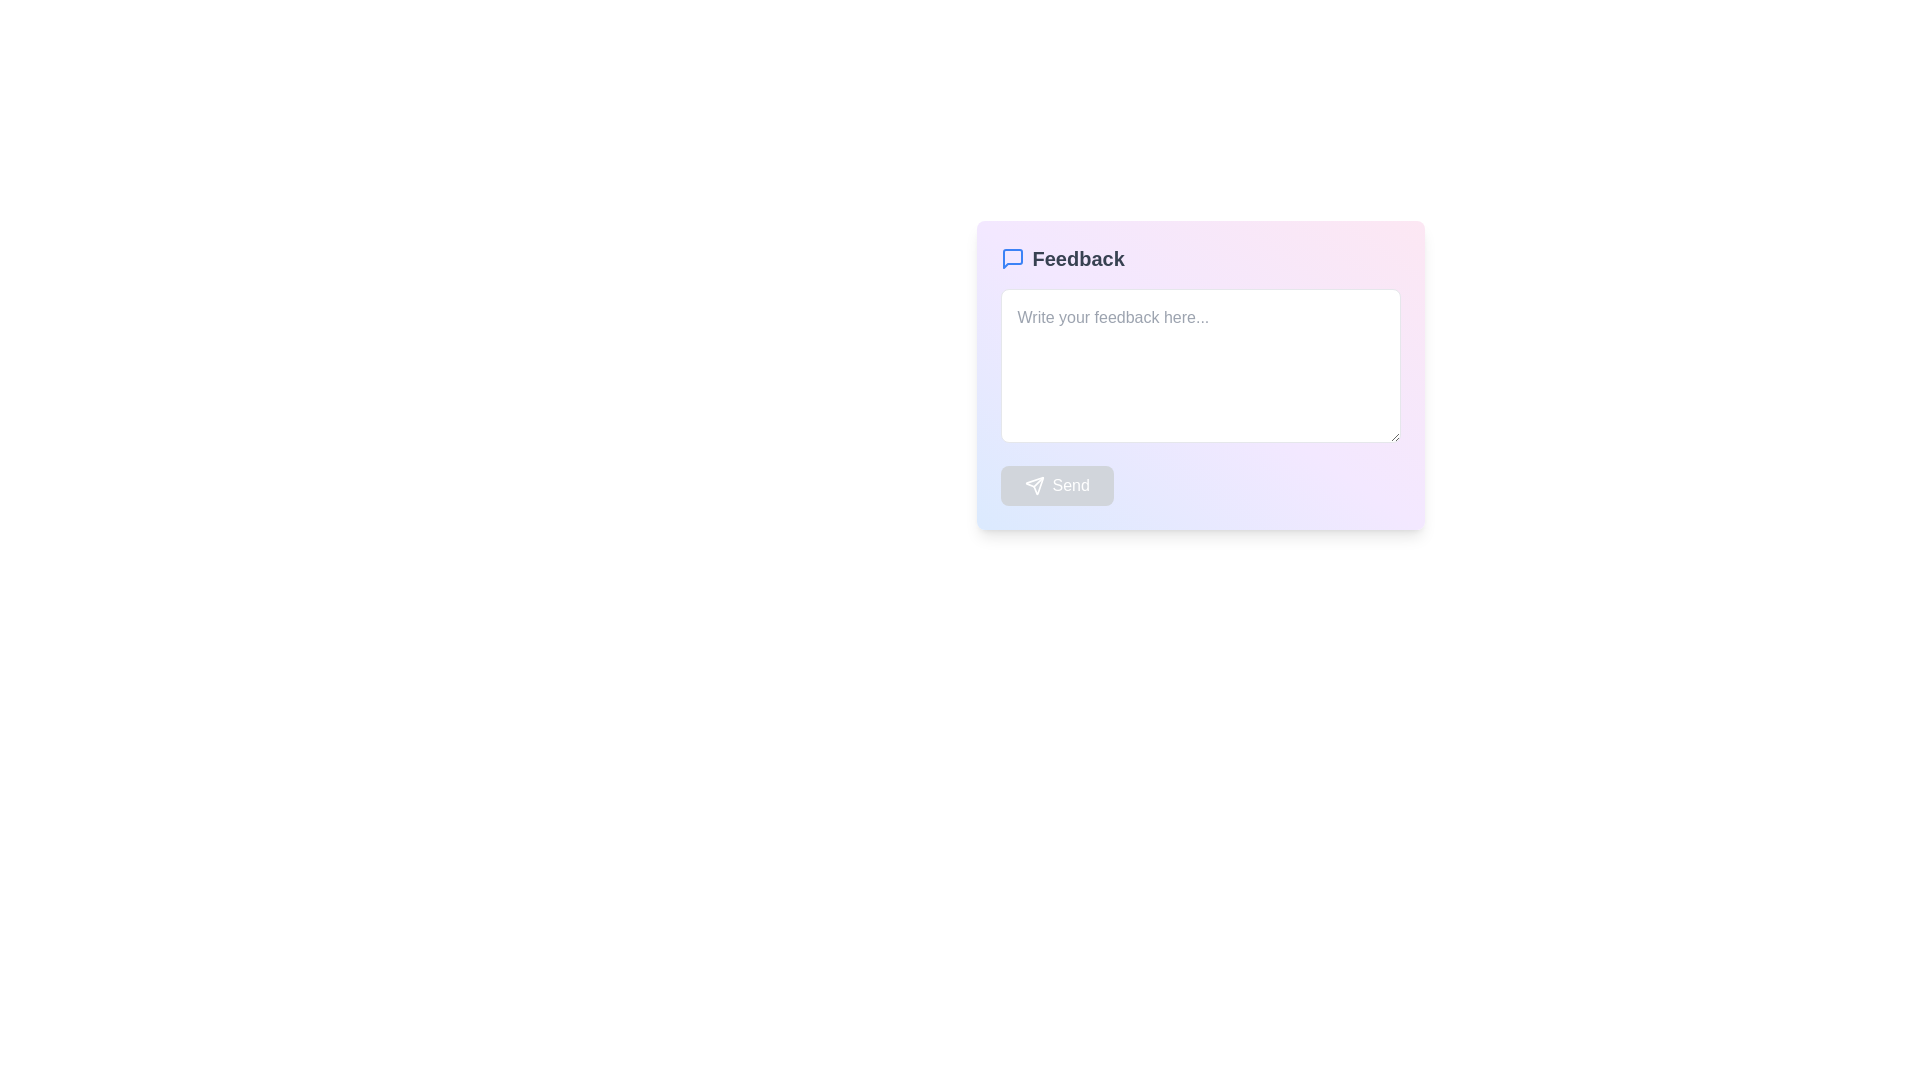 The width and height of the screenshot is (1920, 1080). I want to click on the header with an icon-element combination, so click(1200, 257).